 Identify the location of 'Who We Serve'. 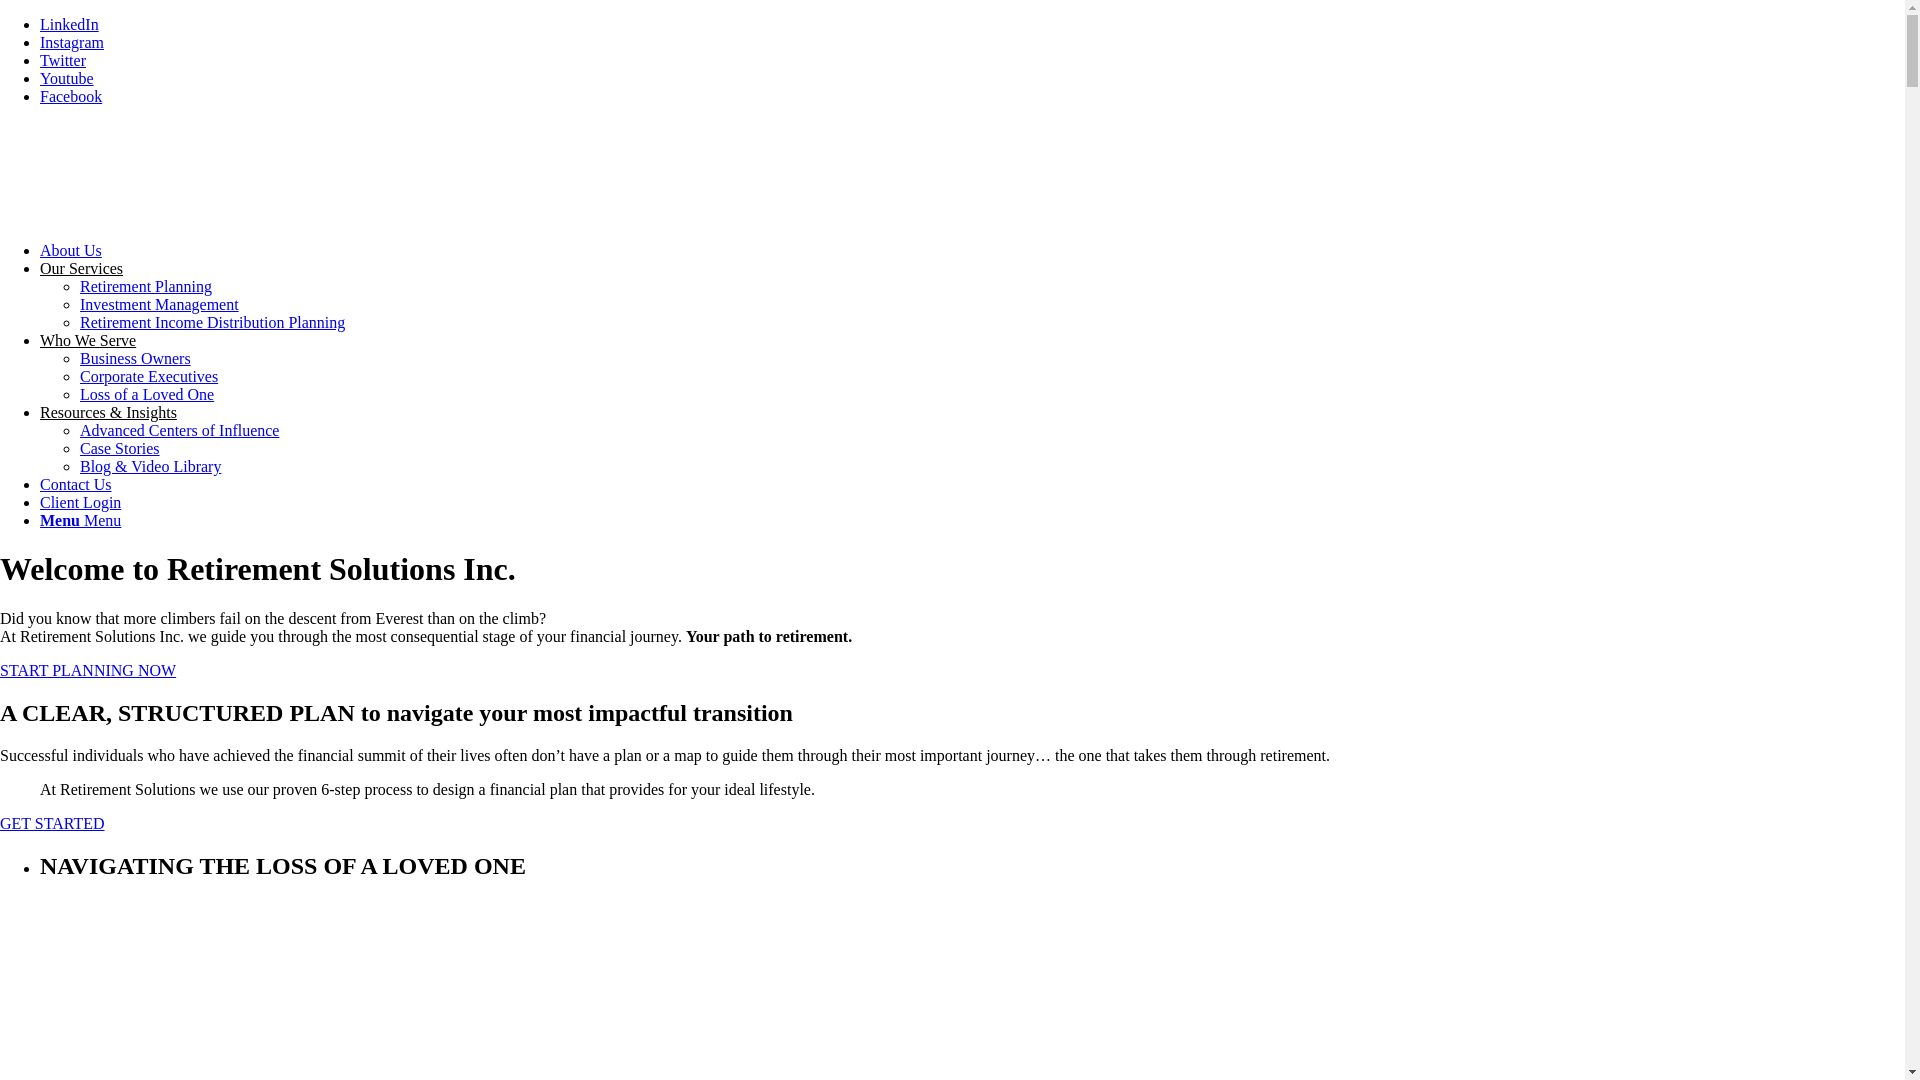
(86, 339).